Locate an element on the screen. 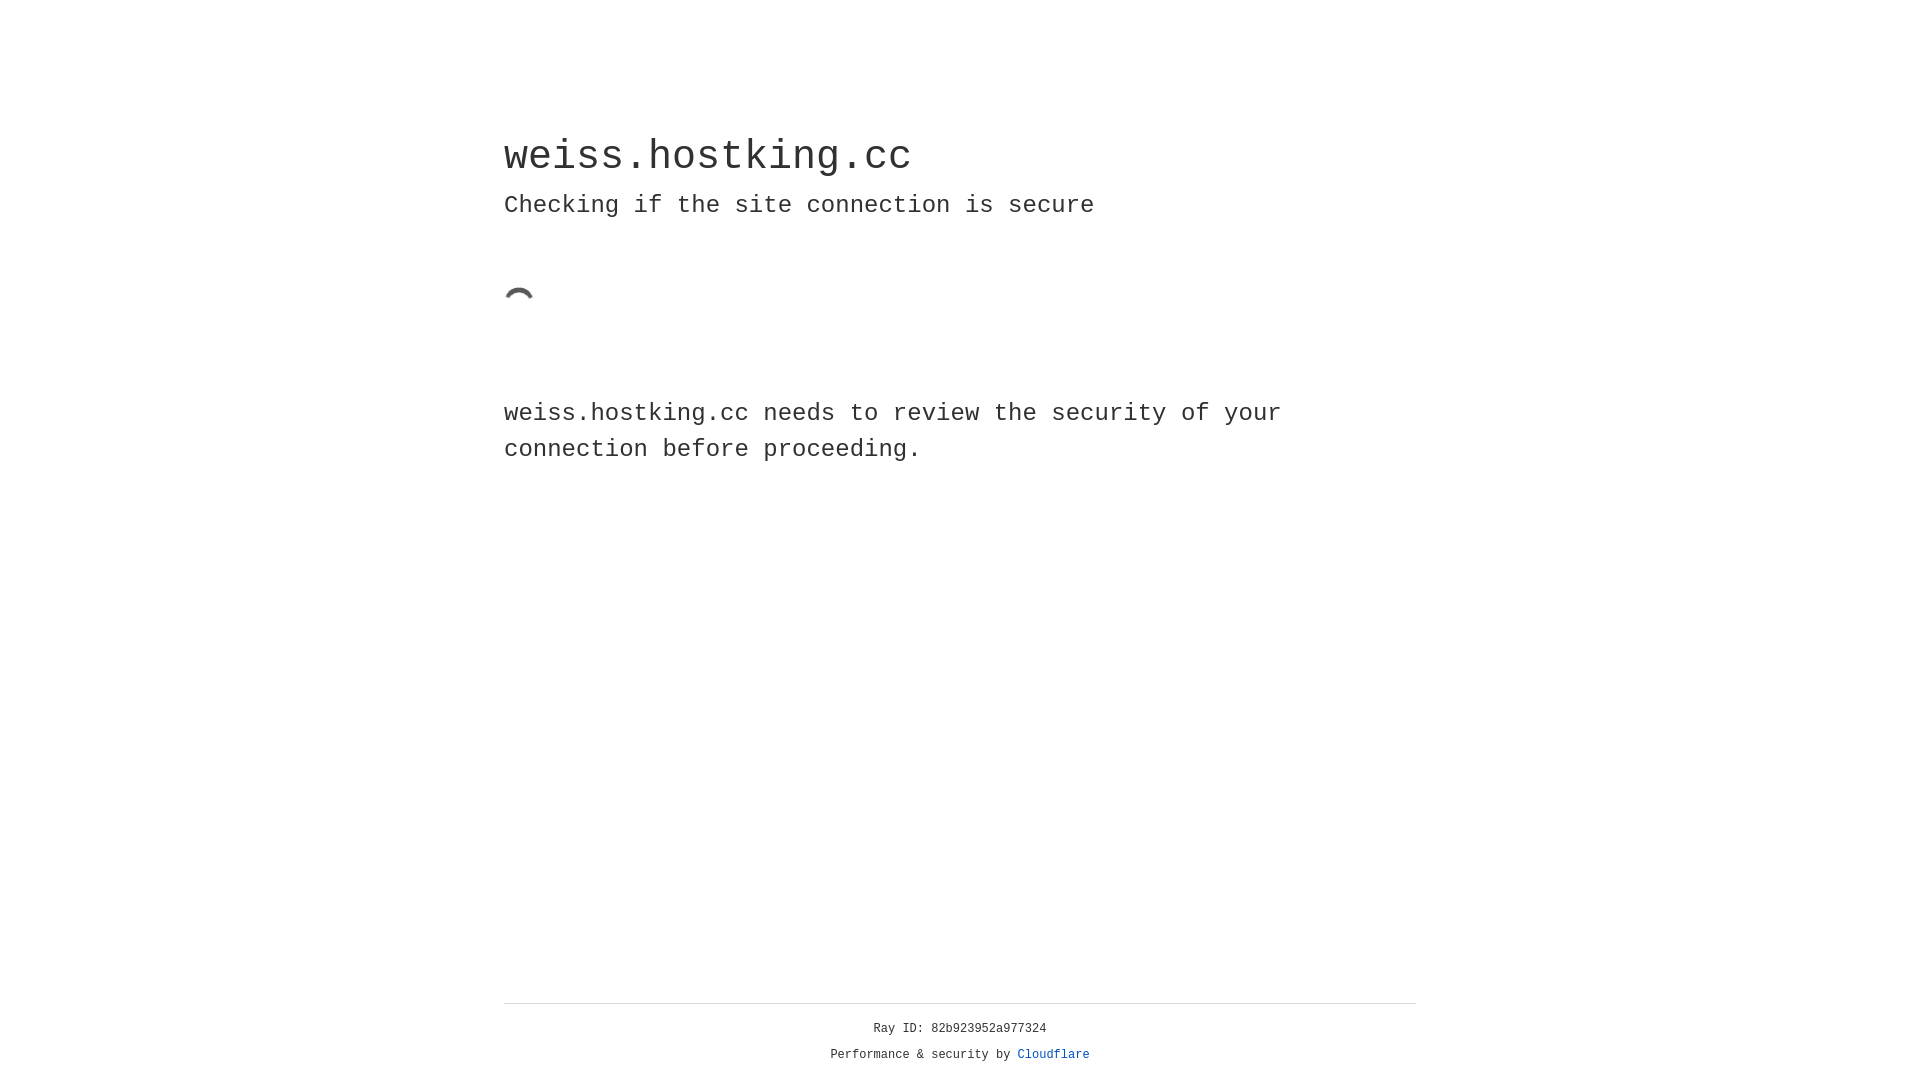 This screenshot has height=1080, width=1920. 'Cloudflare' is located at coordinates (1017, 1054).